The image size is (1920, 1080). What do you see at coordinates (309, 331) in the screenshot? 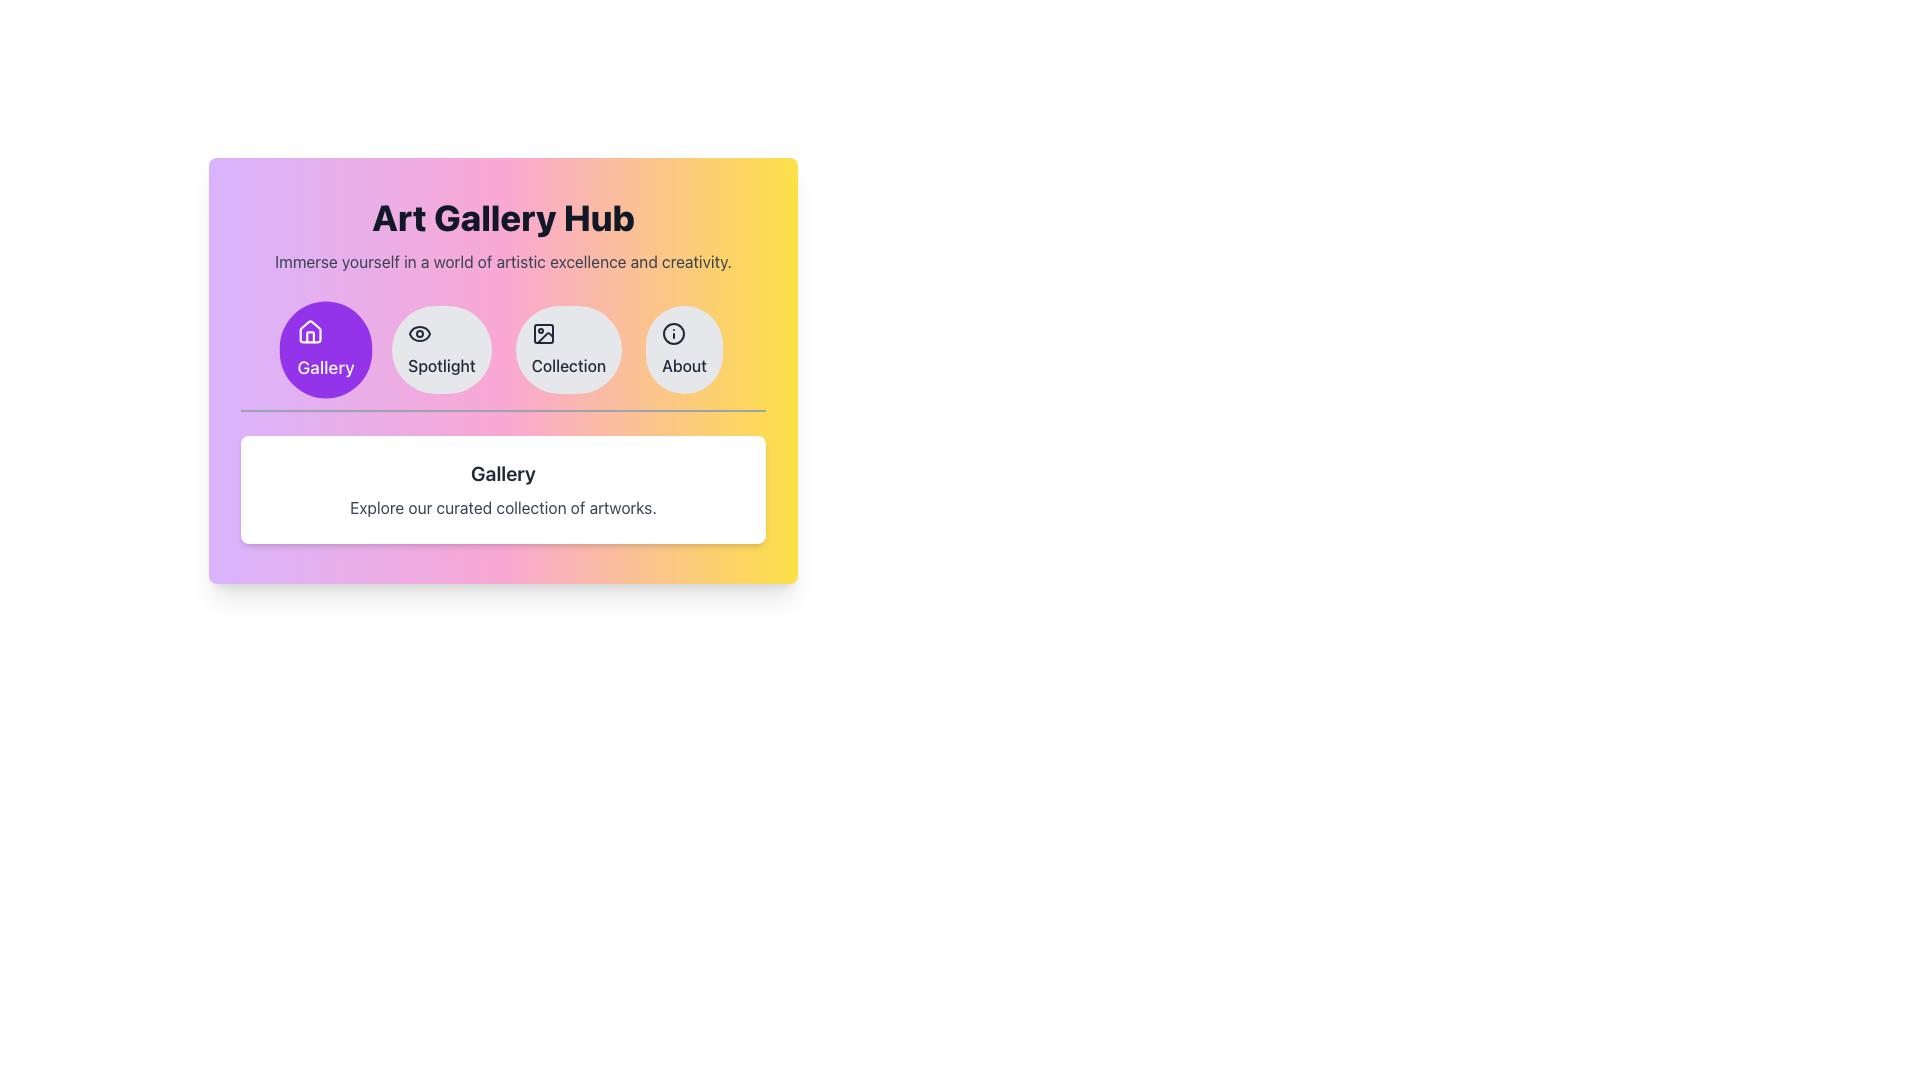
I see `the graphical icon representing the 'Gallery' button, which is the first button in the row of four buttons under the 'Art Gallery Hub' header` at bounding box center [309, 331].